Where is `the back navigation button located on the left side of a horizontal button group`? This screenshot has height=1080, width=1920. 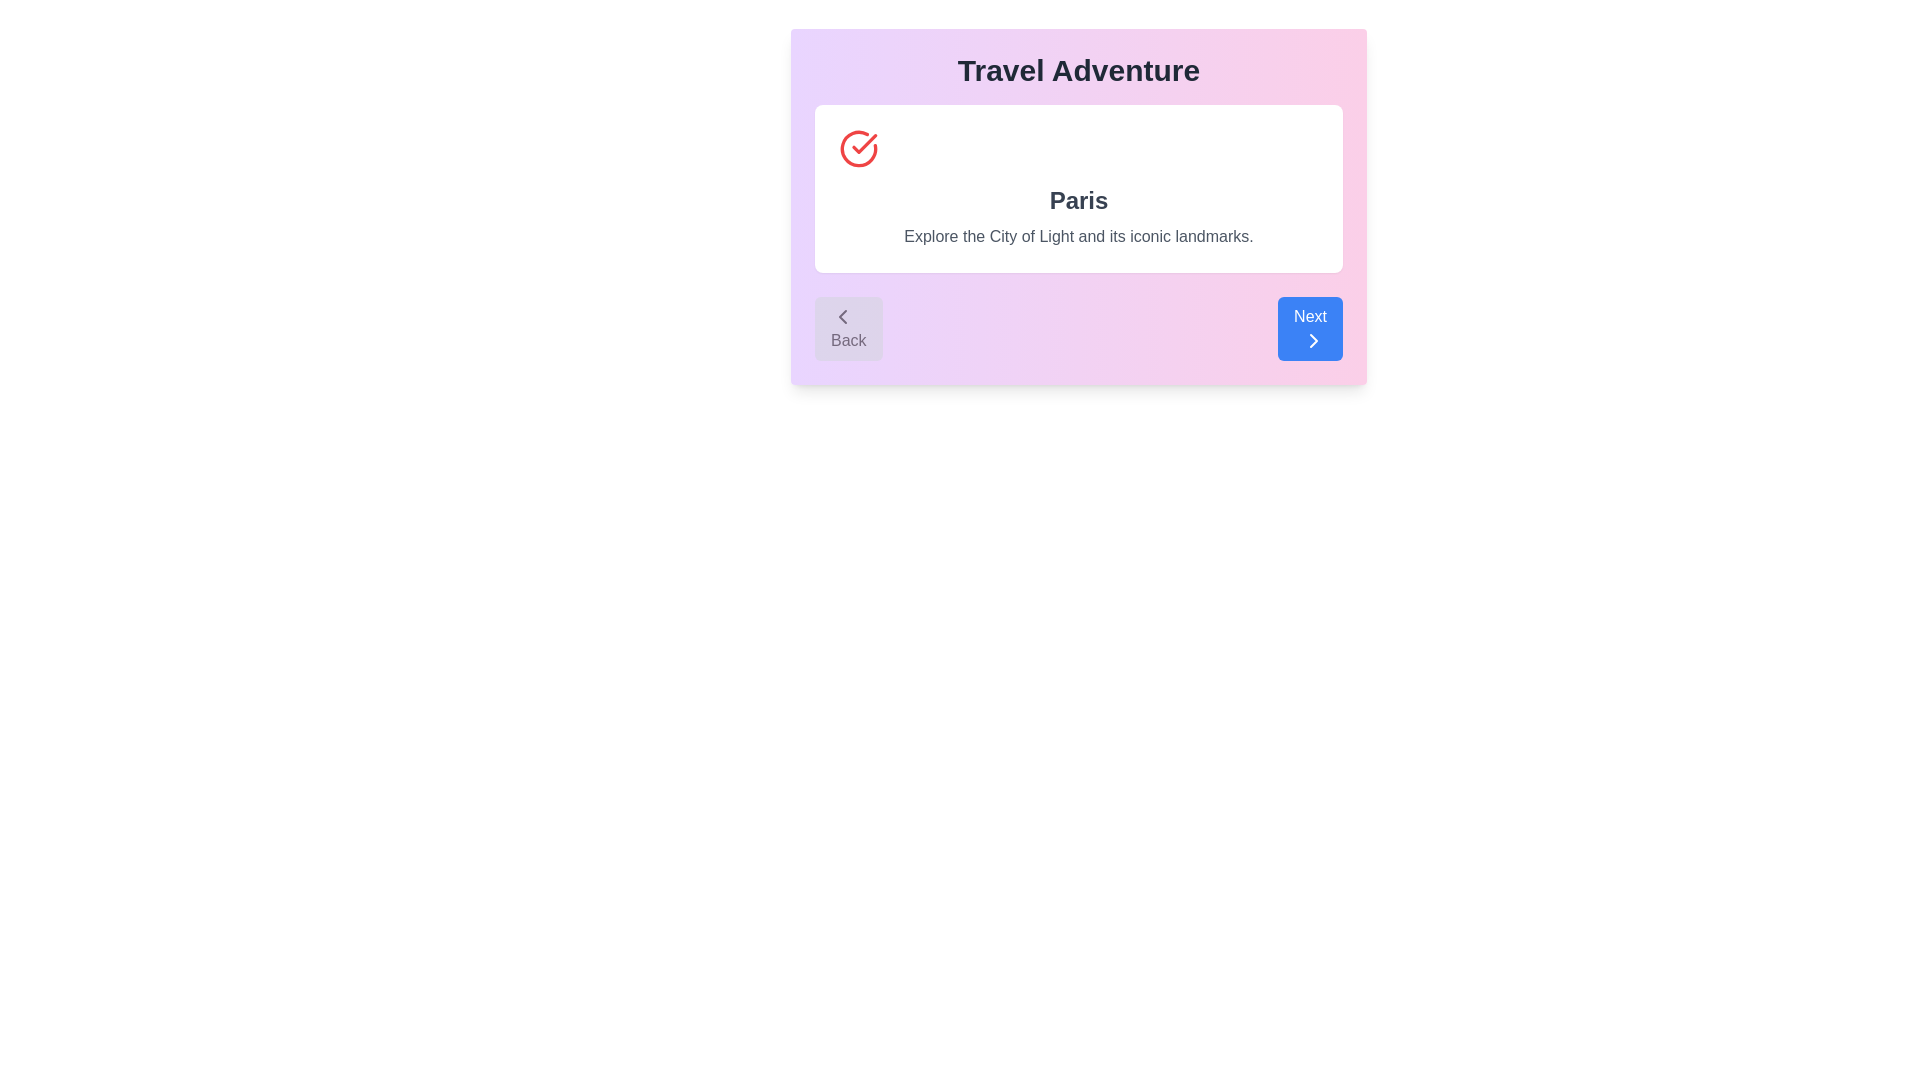
the back navigation button located on the left side of a horizontal button group is located at coordinates (848, 327).